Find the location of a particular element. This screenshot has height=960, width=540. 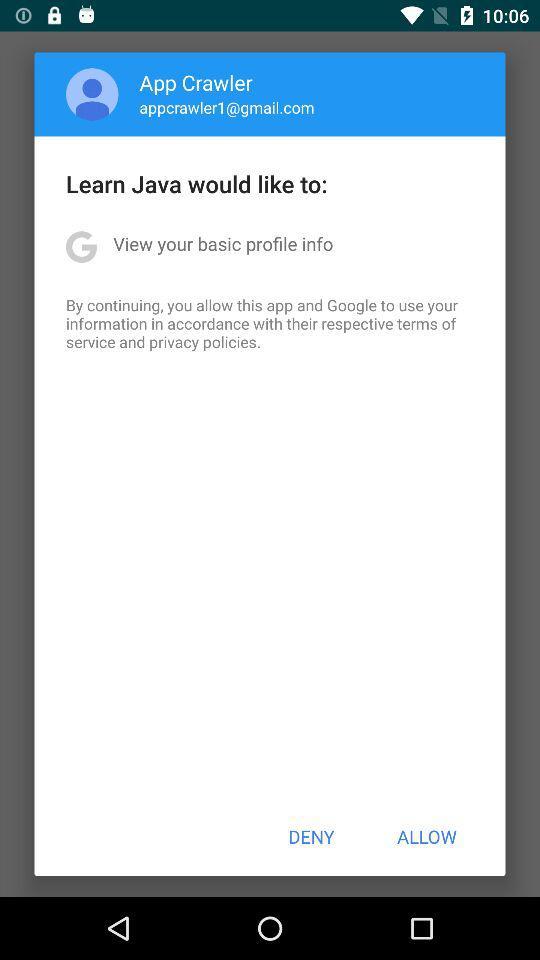

icon above the appcrawler1@gmail.com app is located at coordinates (196, 82).